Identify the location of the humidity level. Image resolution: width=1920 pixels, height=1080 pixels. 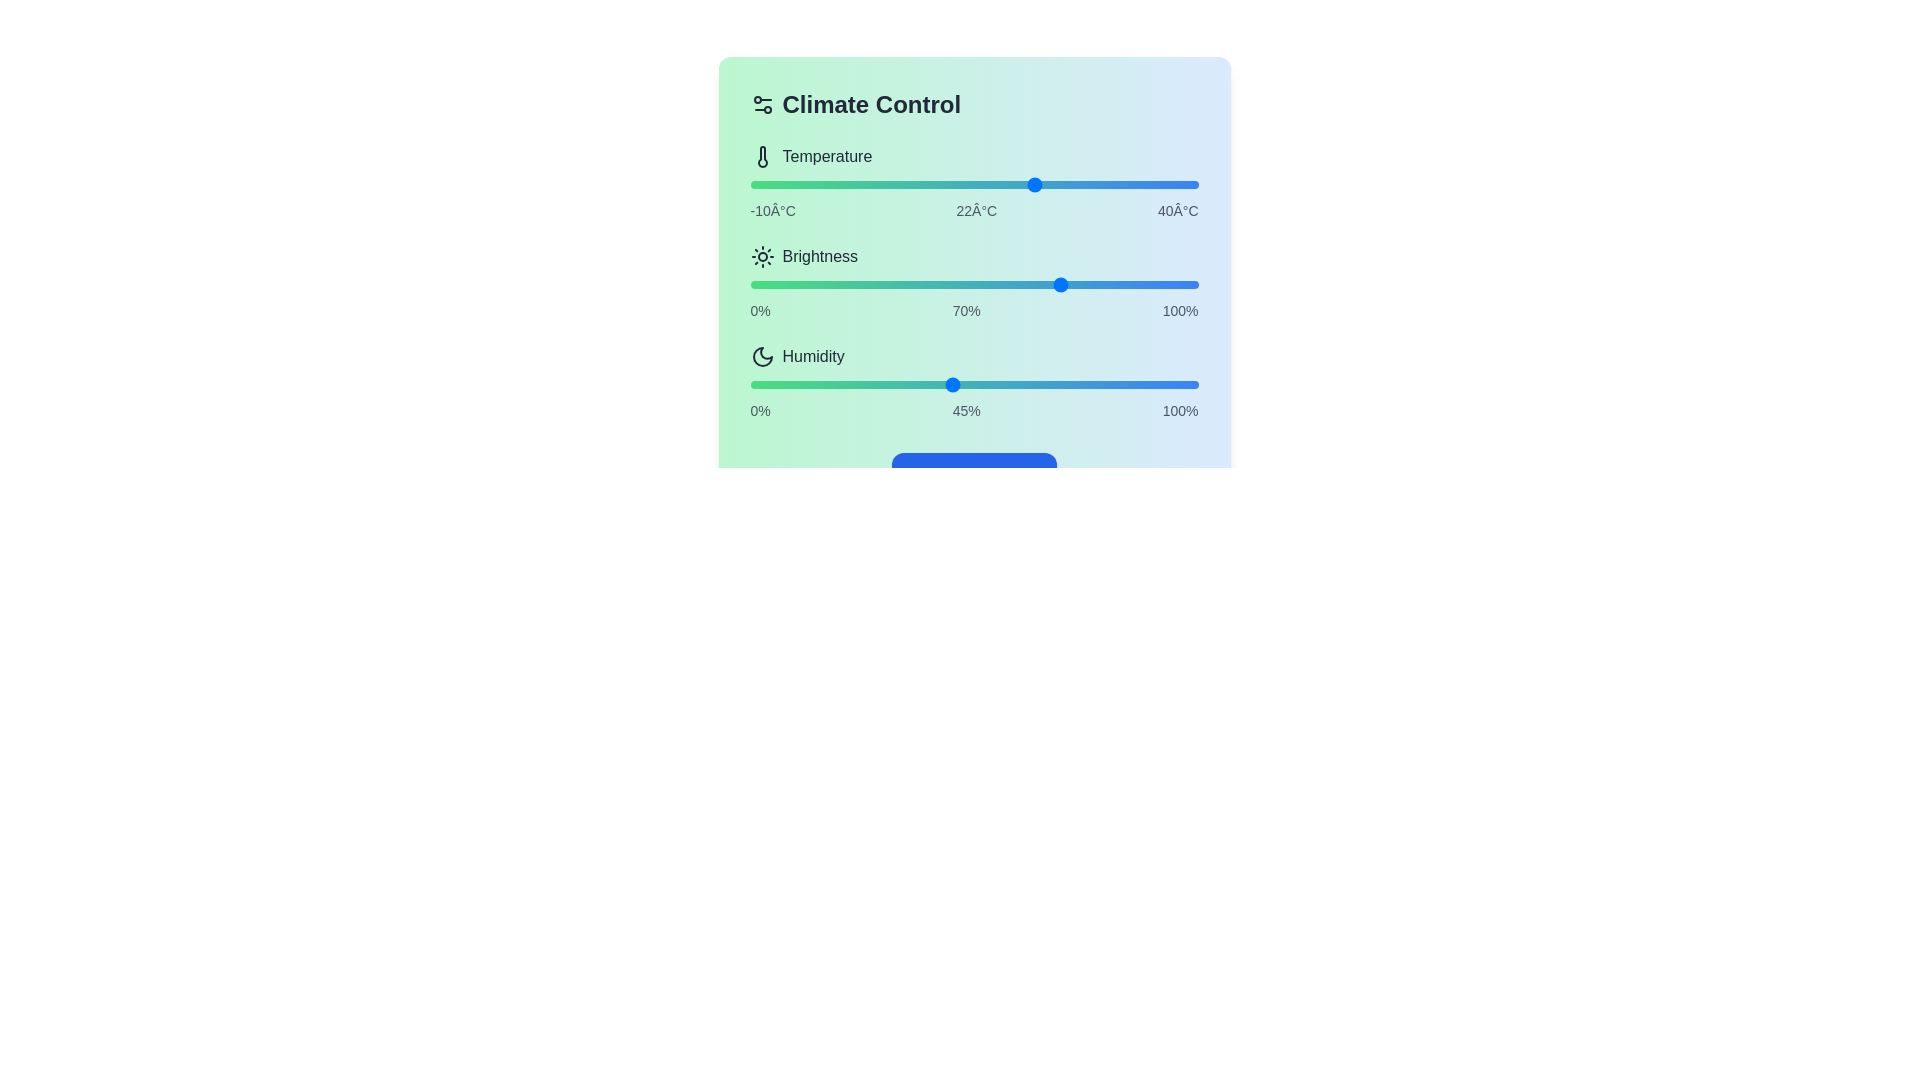
(937, 385).